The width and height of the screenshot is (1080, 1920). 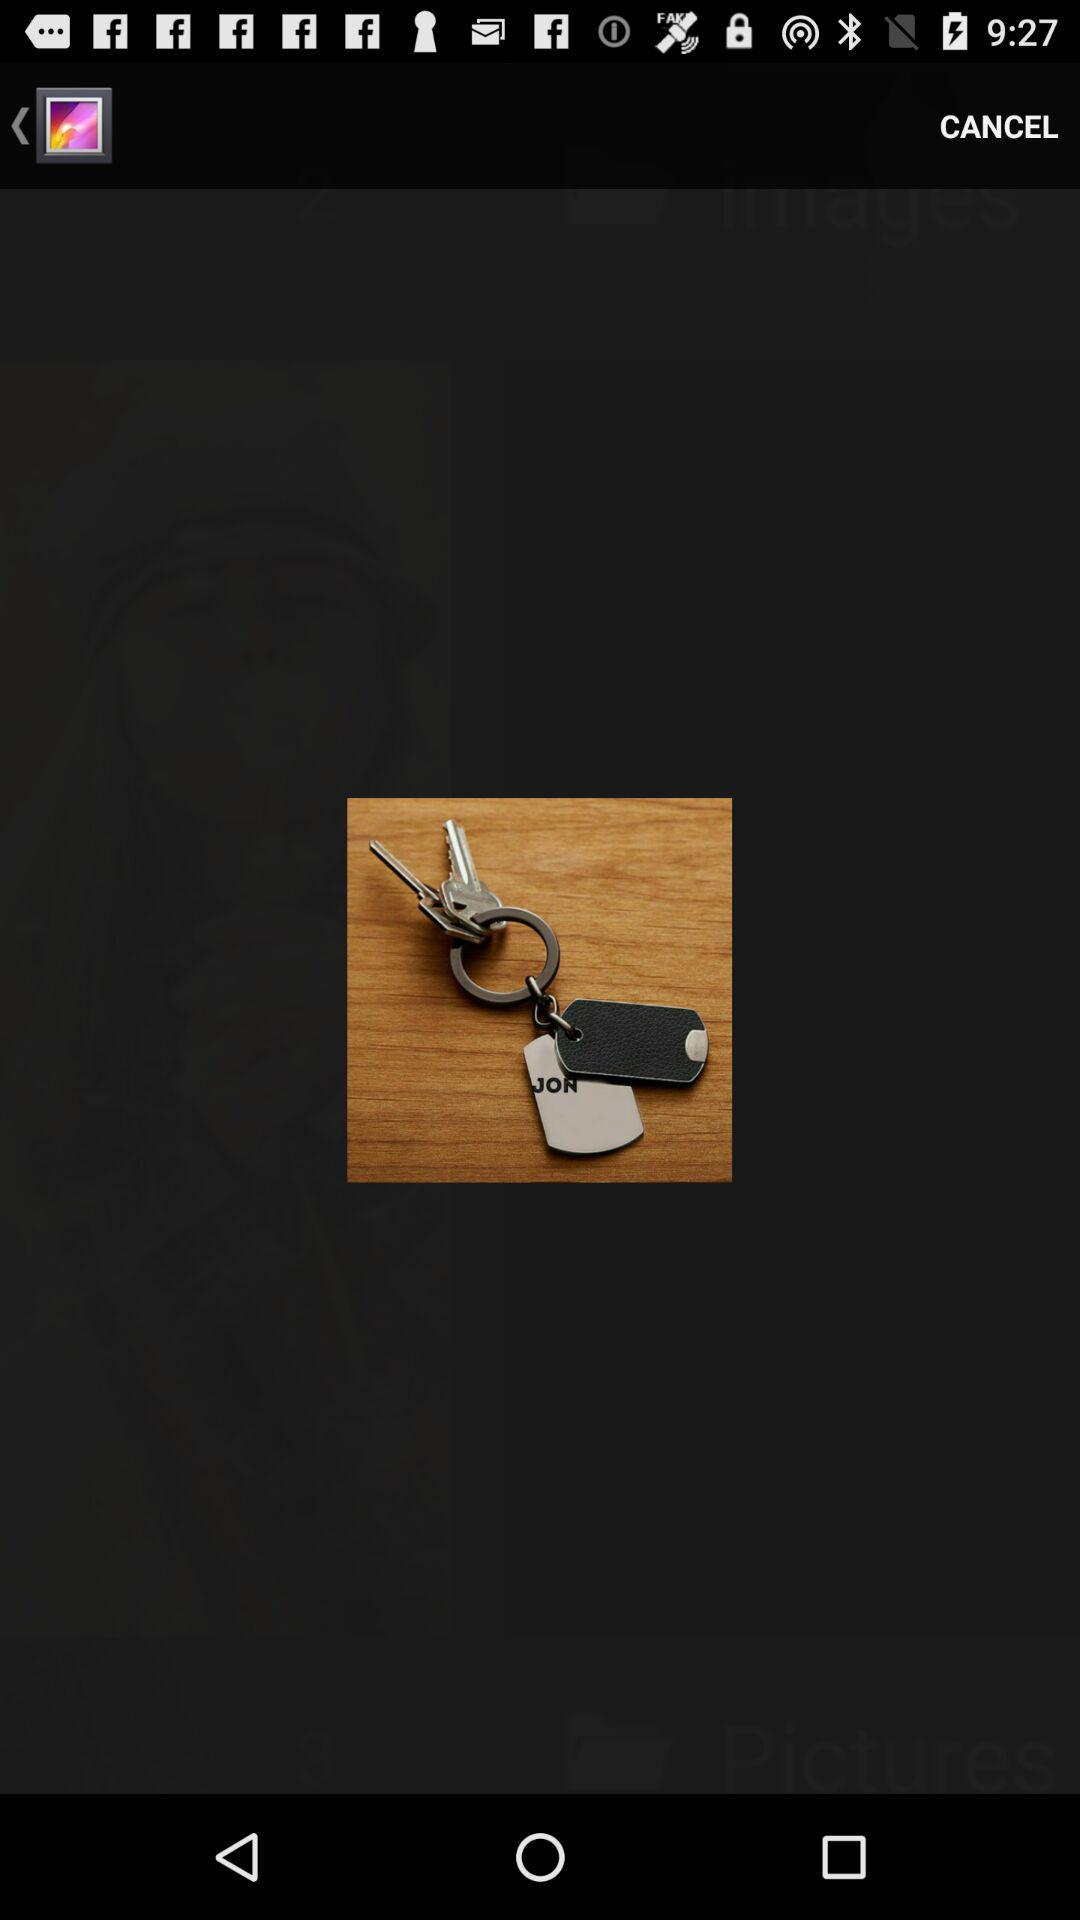 What do you see at coordinates (999, 124) in the screenshot?
I see `cancel icon` at bounding box center [999, 124].